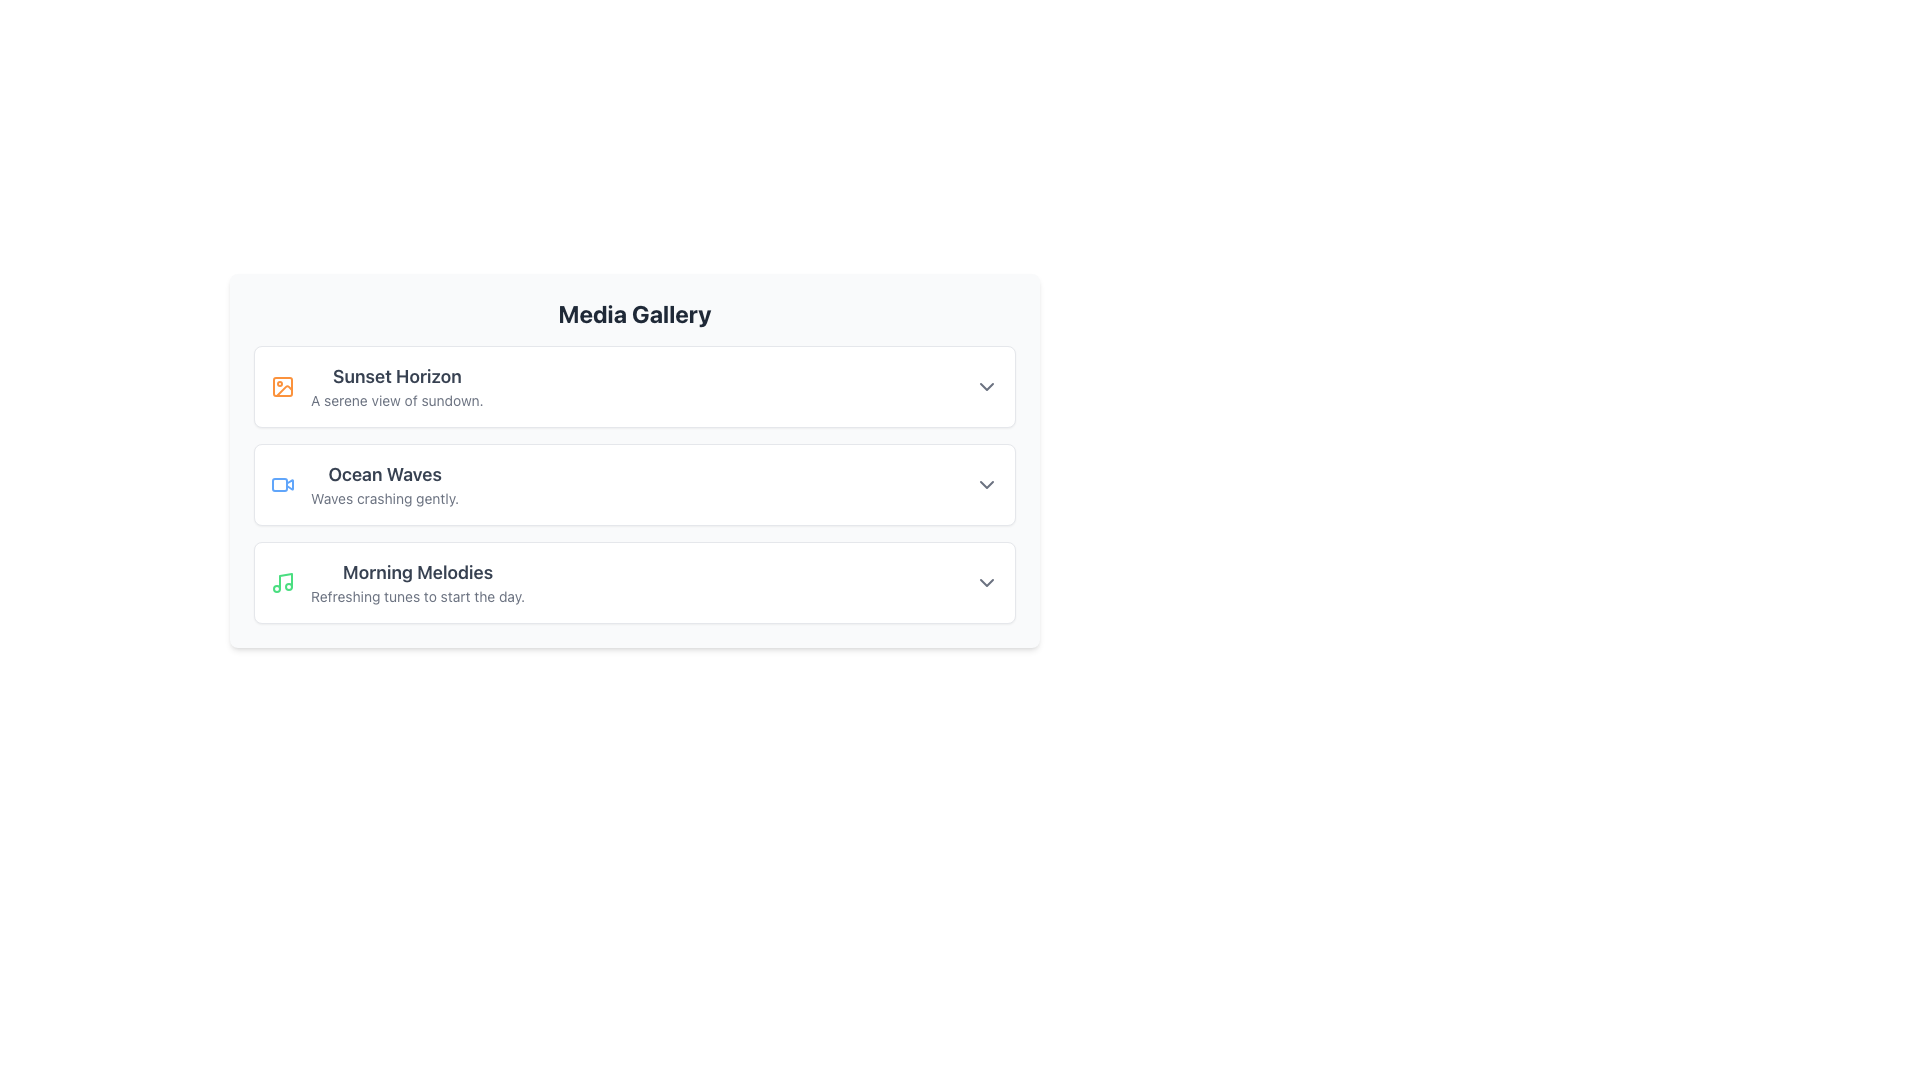 Image resolution: width=1920 pixels, height=1080 pixels. What do you see at coordinates (385, 497) in the screenshot?
I see `text label that says 'Waves crashing gently.' which is positioned directly below the 'Ocean Waves' label in the second position of a vertical list` at bounding box center [385, 497].